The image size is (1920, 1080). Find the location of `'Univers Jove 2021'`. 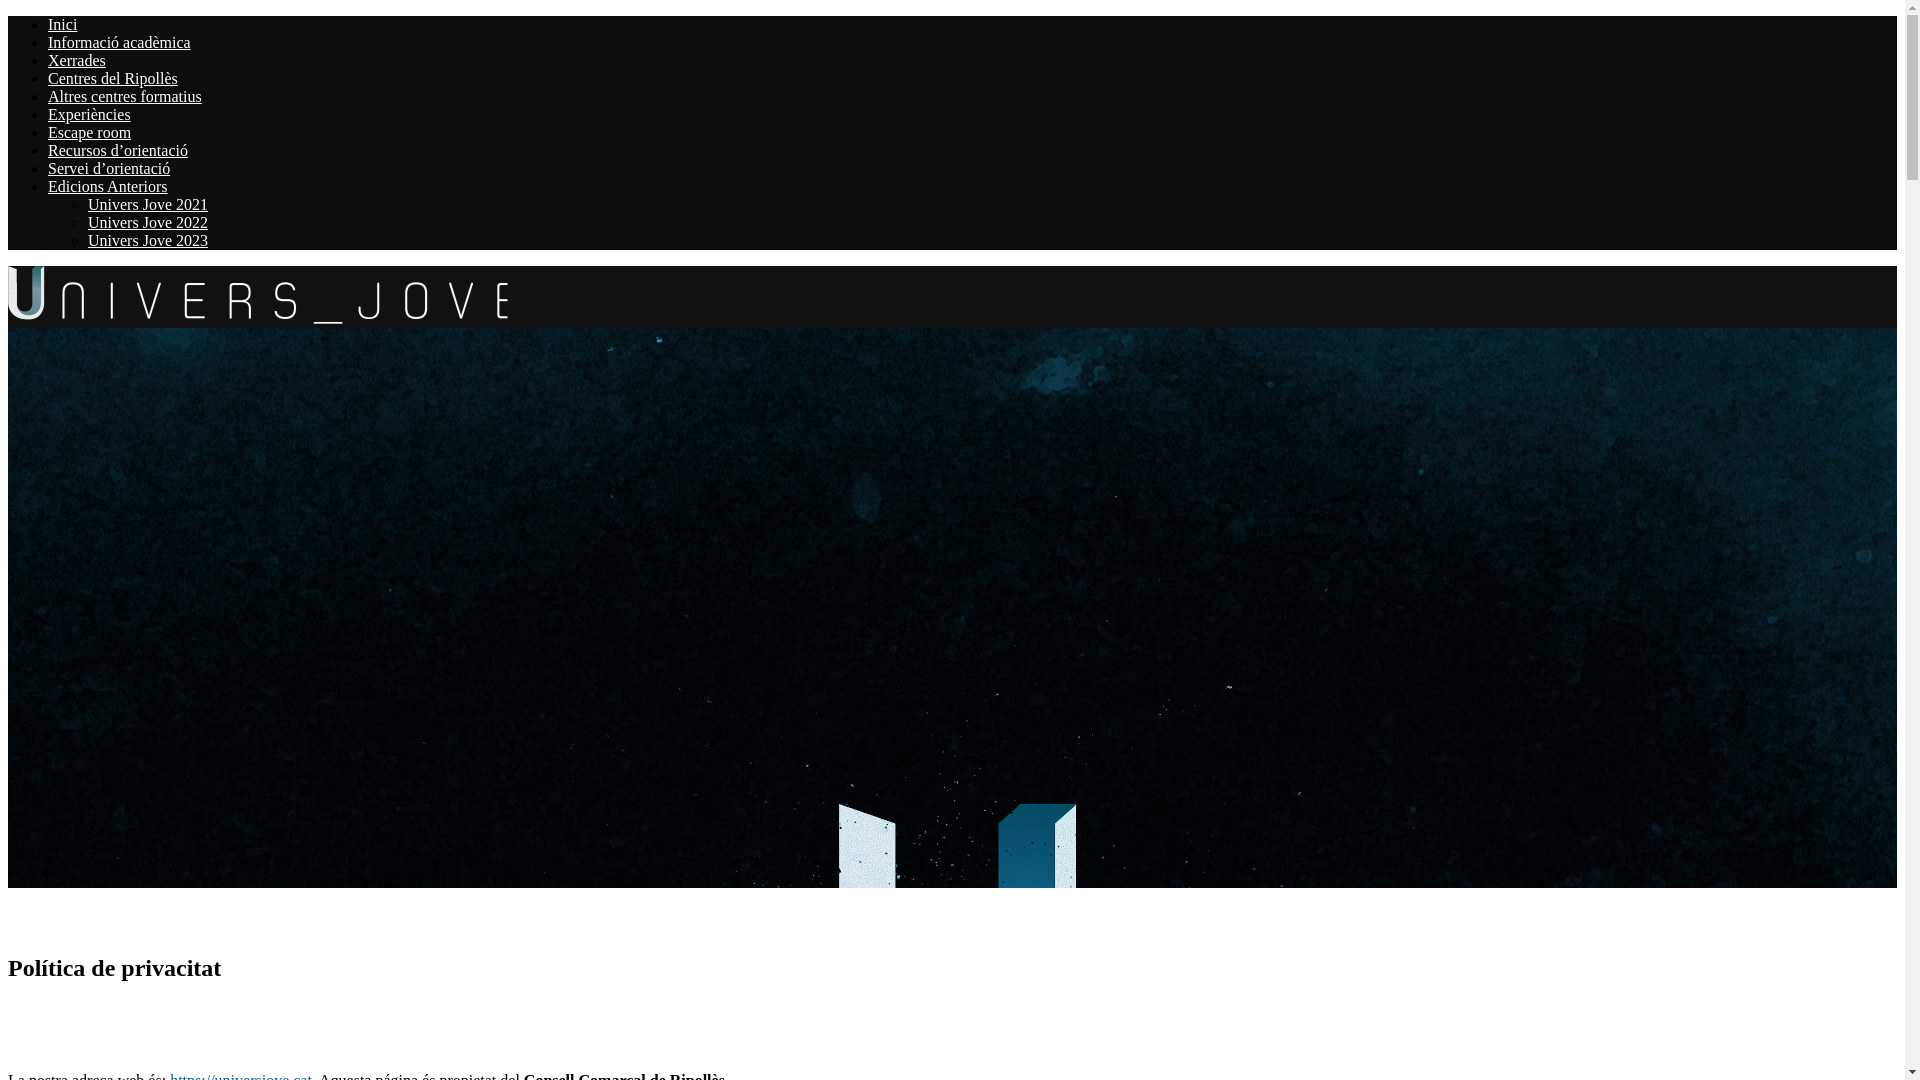

'Univers Jove 2021' is located at coordinates (147, 204).